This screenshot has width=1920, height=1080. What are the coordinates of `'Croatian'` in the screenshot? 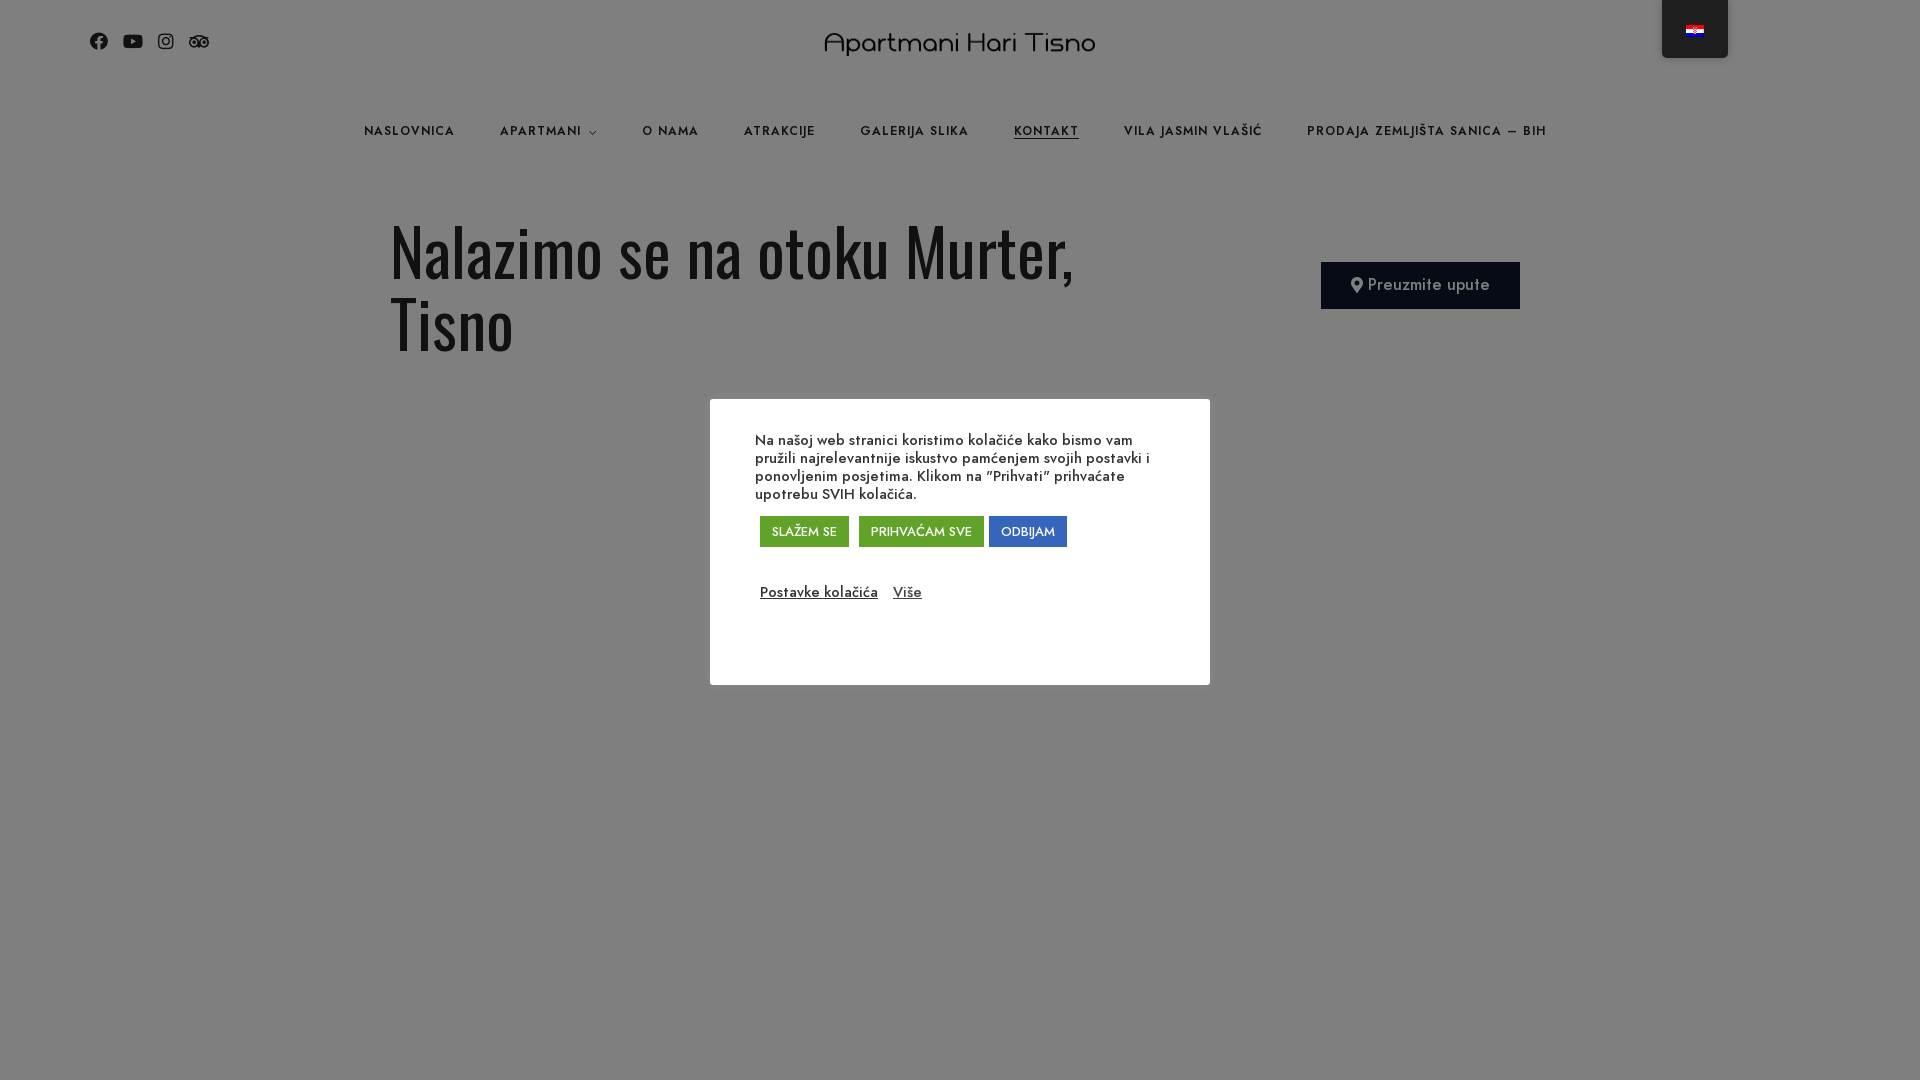 It's located at (1693, 30).